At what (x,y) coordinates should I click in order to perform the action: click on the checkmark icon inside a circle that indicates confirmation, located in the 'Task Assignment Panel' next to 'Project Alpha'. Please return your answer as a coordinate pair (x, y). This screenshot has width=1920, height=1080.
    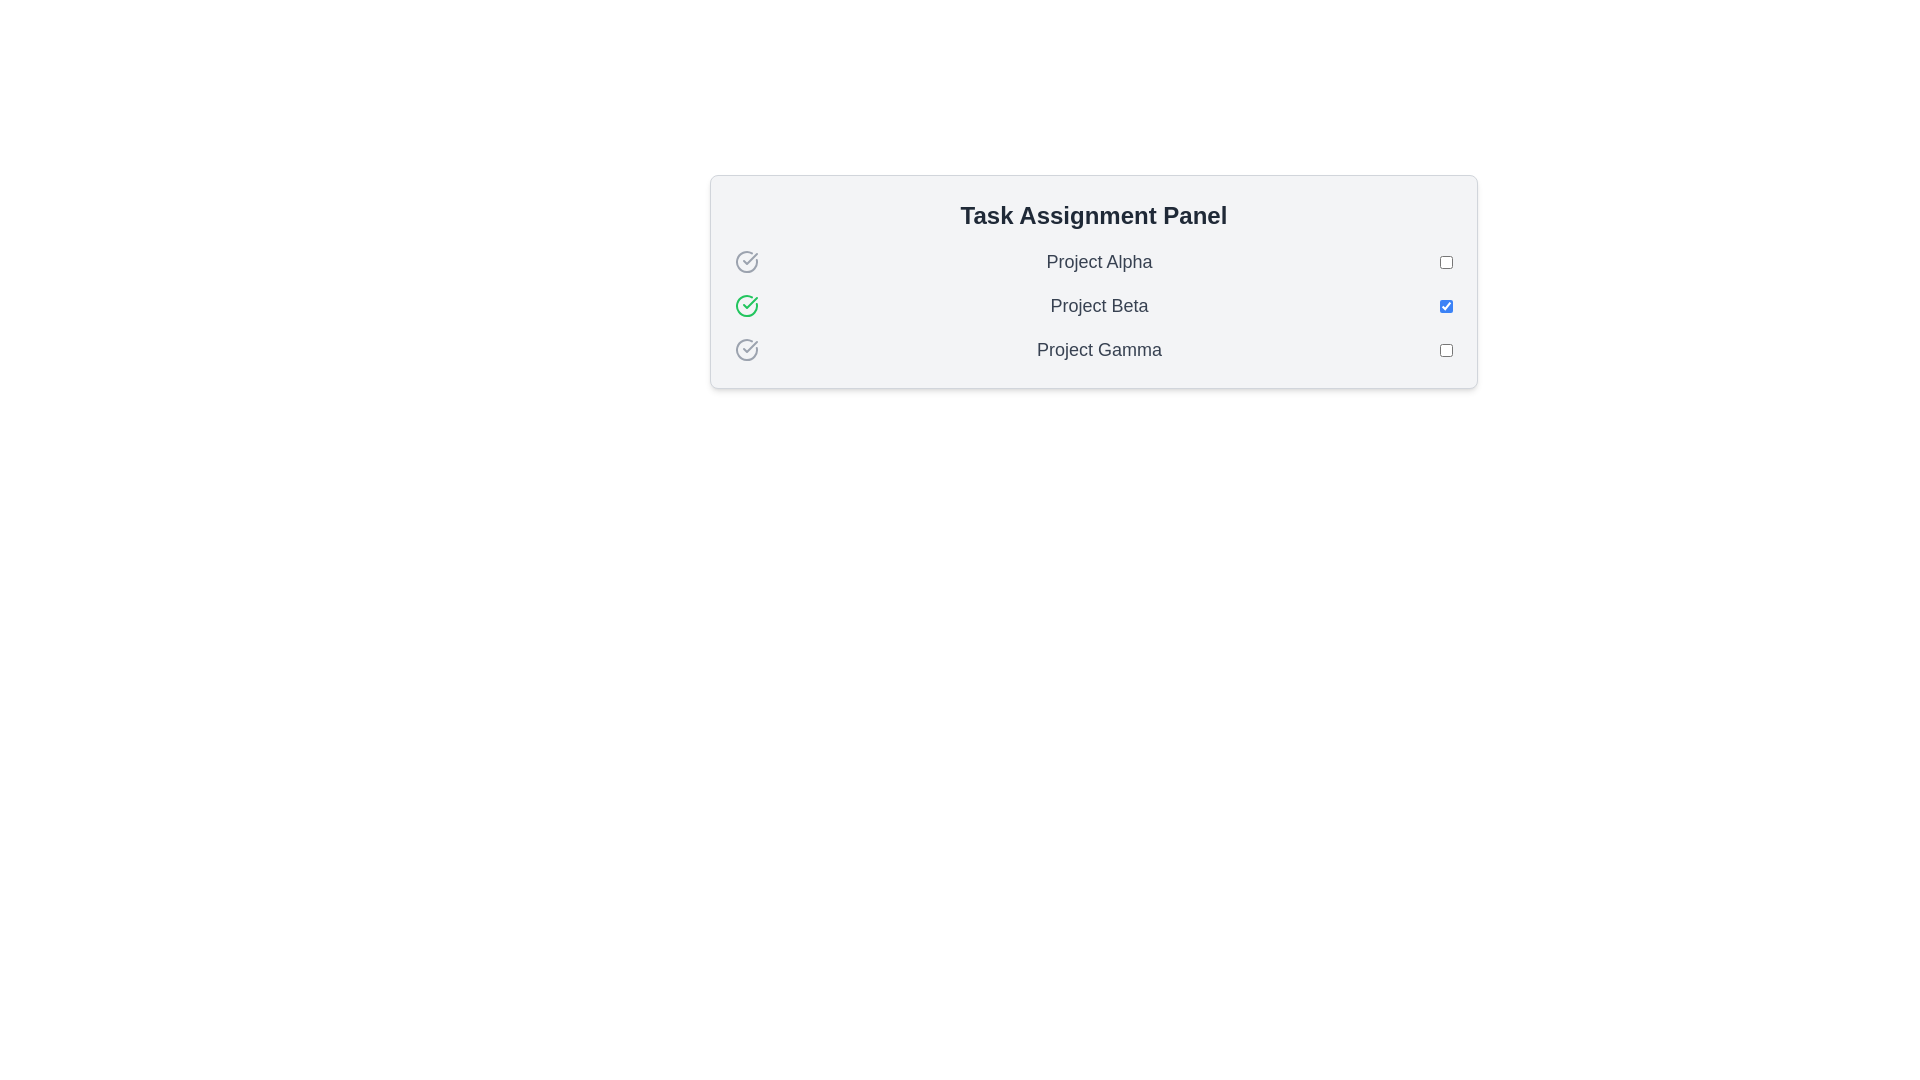
    Looking at the image, I should click on (749, 346).